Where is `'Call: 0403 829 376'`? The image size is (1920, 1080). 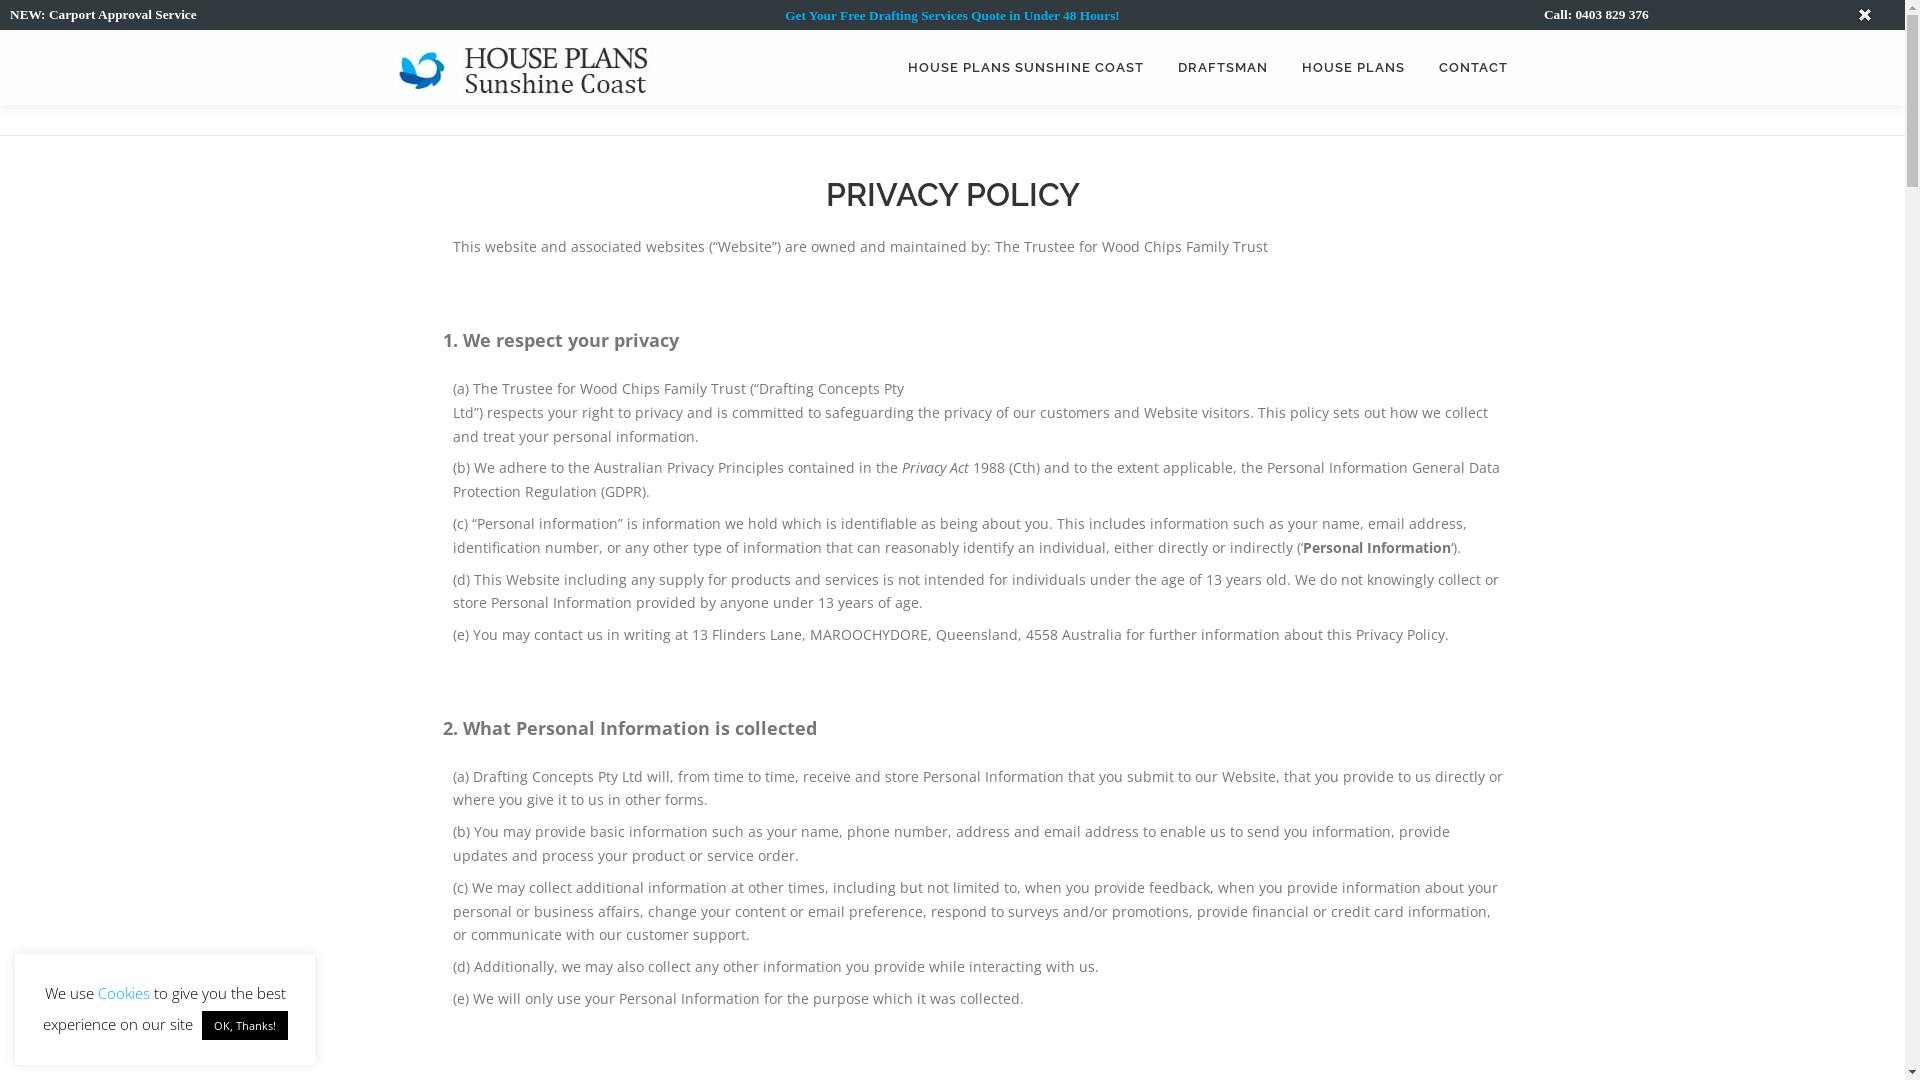 'Call: 0403 829 376' is located at coordinates (1543, 14).